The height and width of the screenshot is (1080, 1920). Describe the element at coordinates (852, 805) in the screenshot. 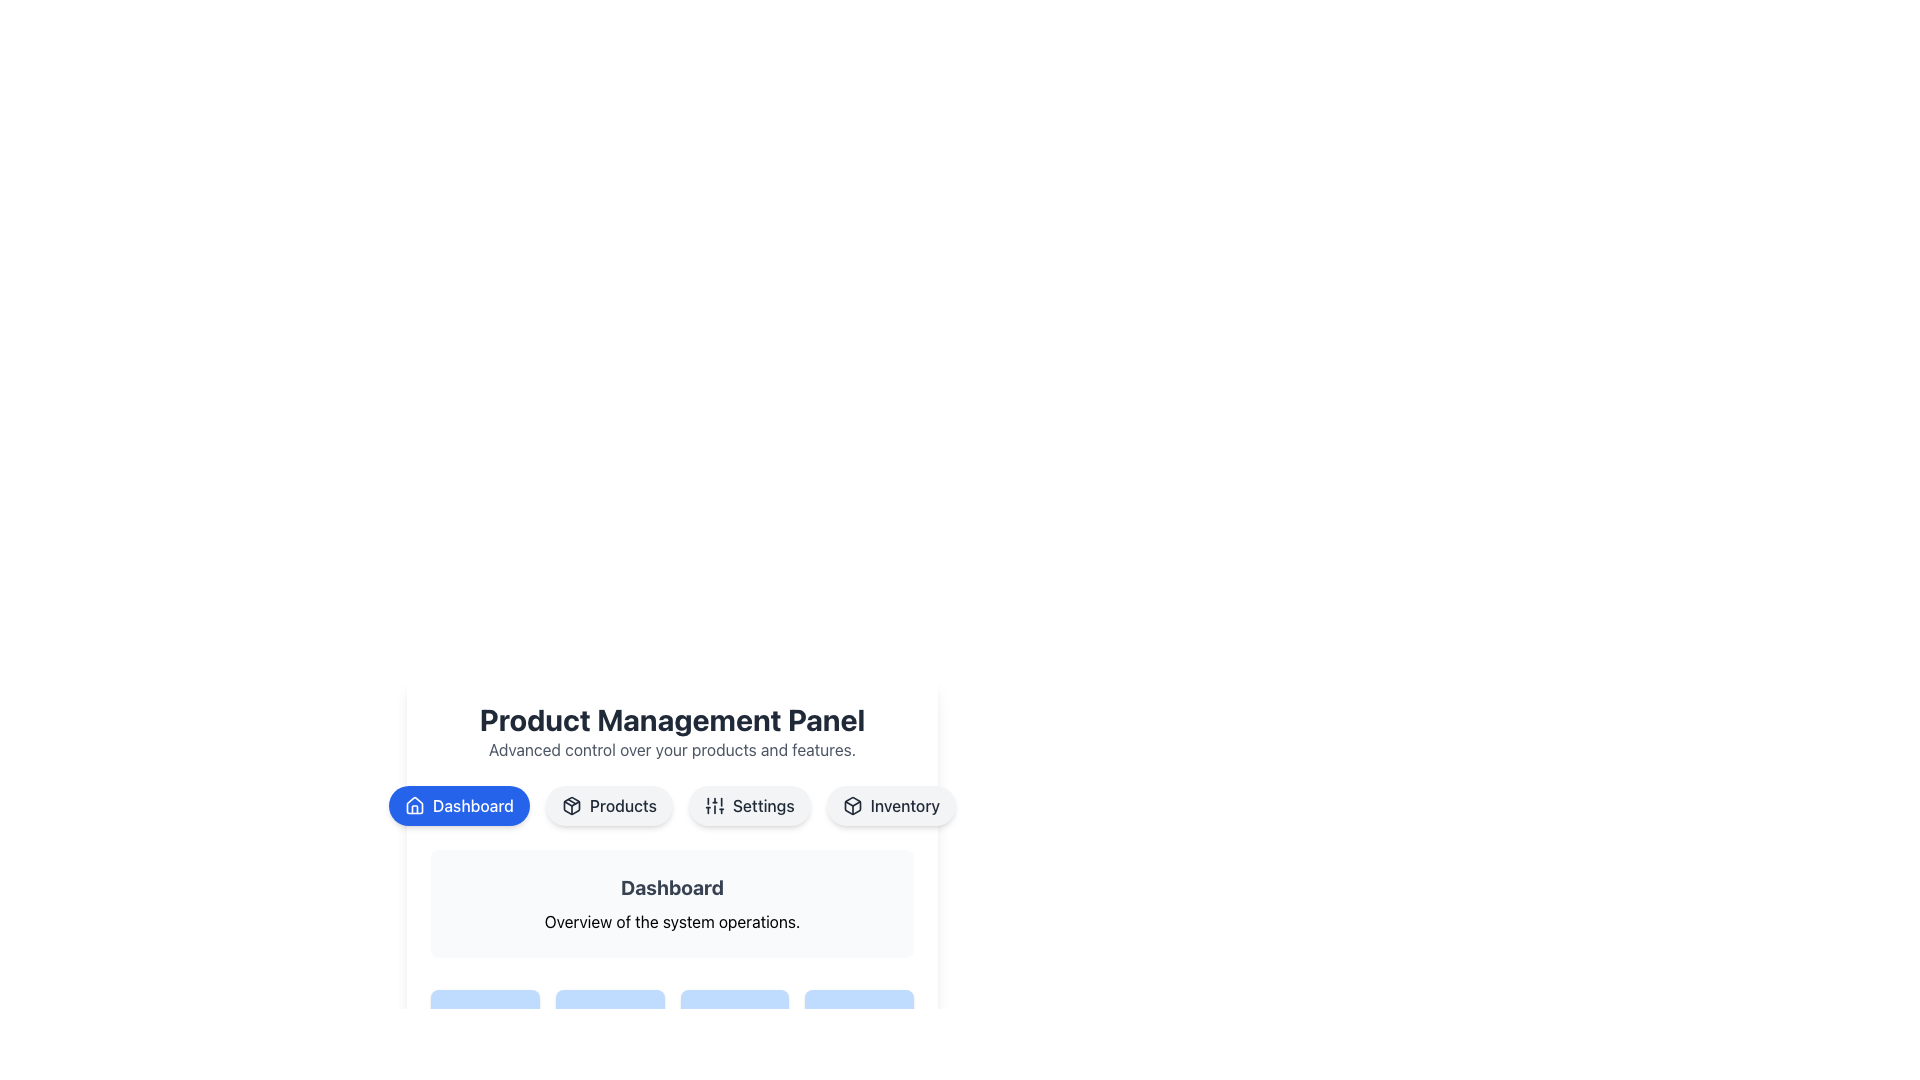

I see `the small, vector-based cube icon located within the rounded 'Inventory' button, which has a light-gray background and dark text` at that location.